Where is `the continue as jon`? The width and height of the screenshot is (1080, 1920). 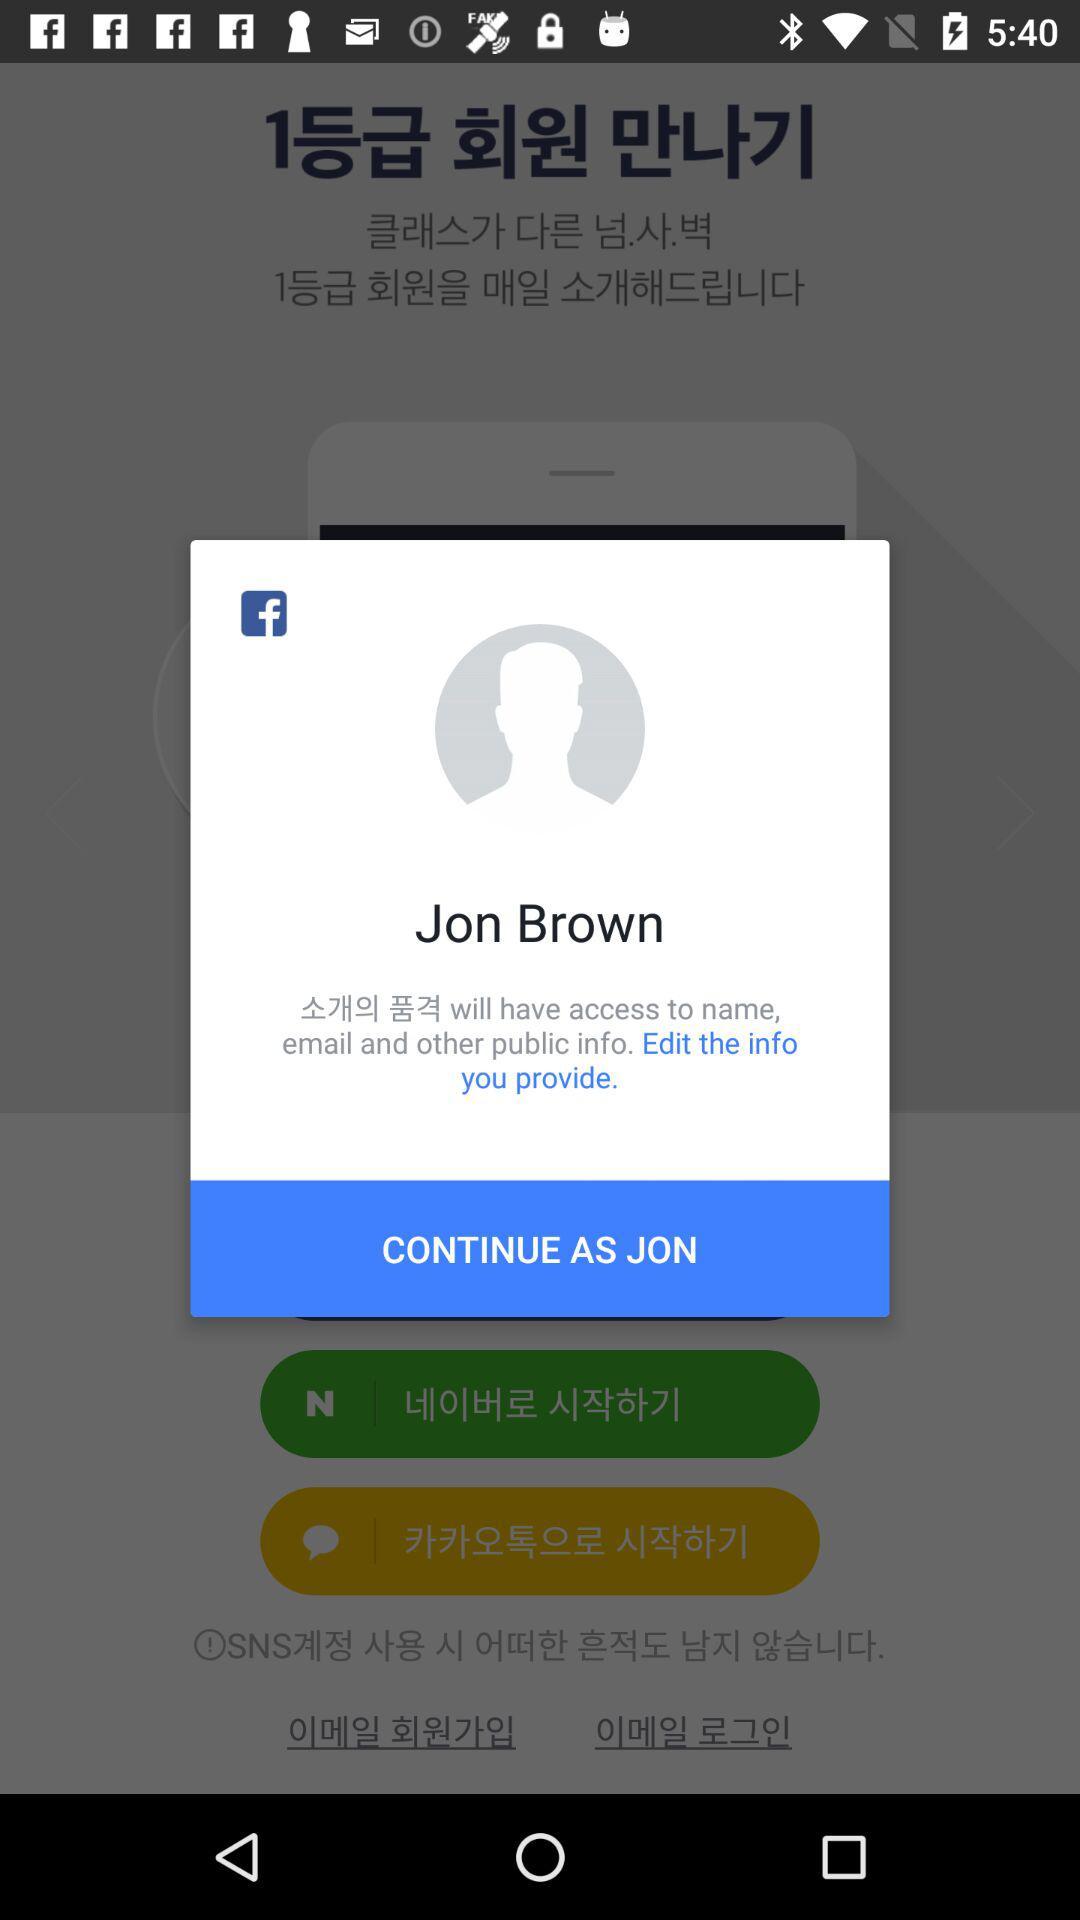 the continue as jon is located at coordinates (540, 1247).